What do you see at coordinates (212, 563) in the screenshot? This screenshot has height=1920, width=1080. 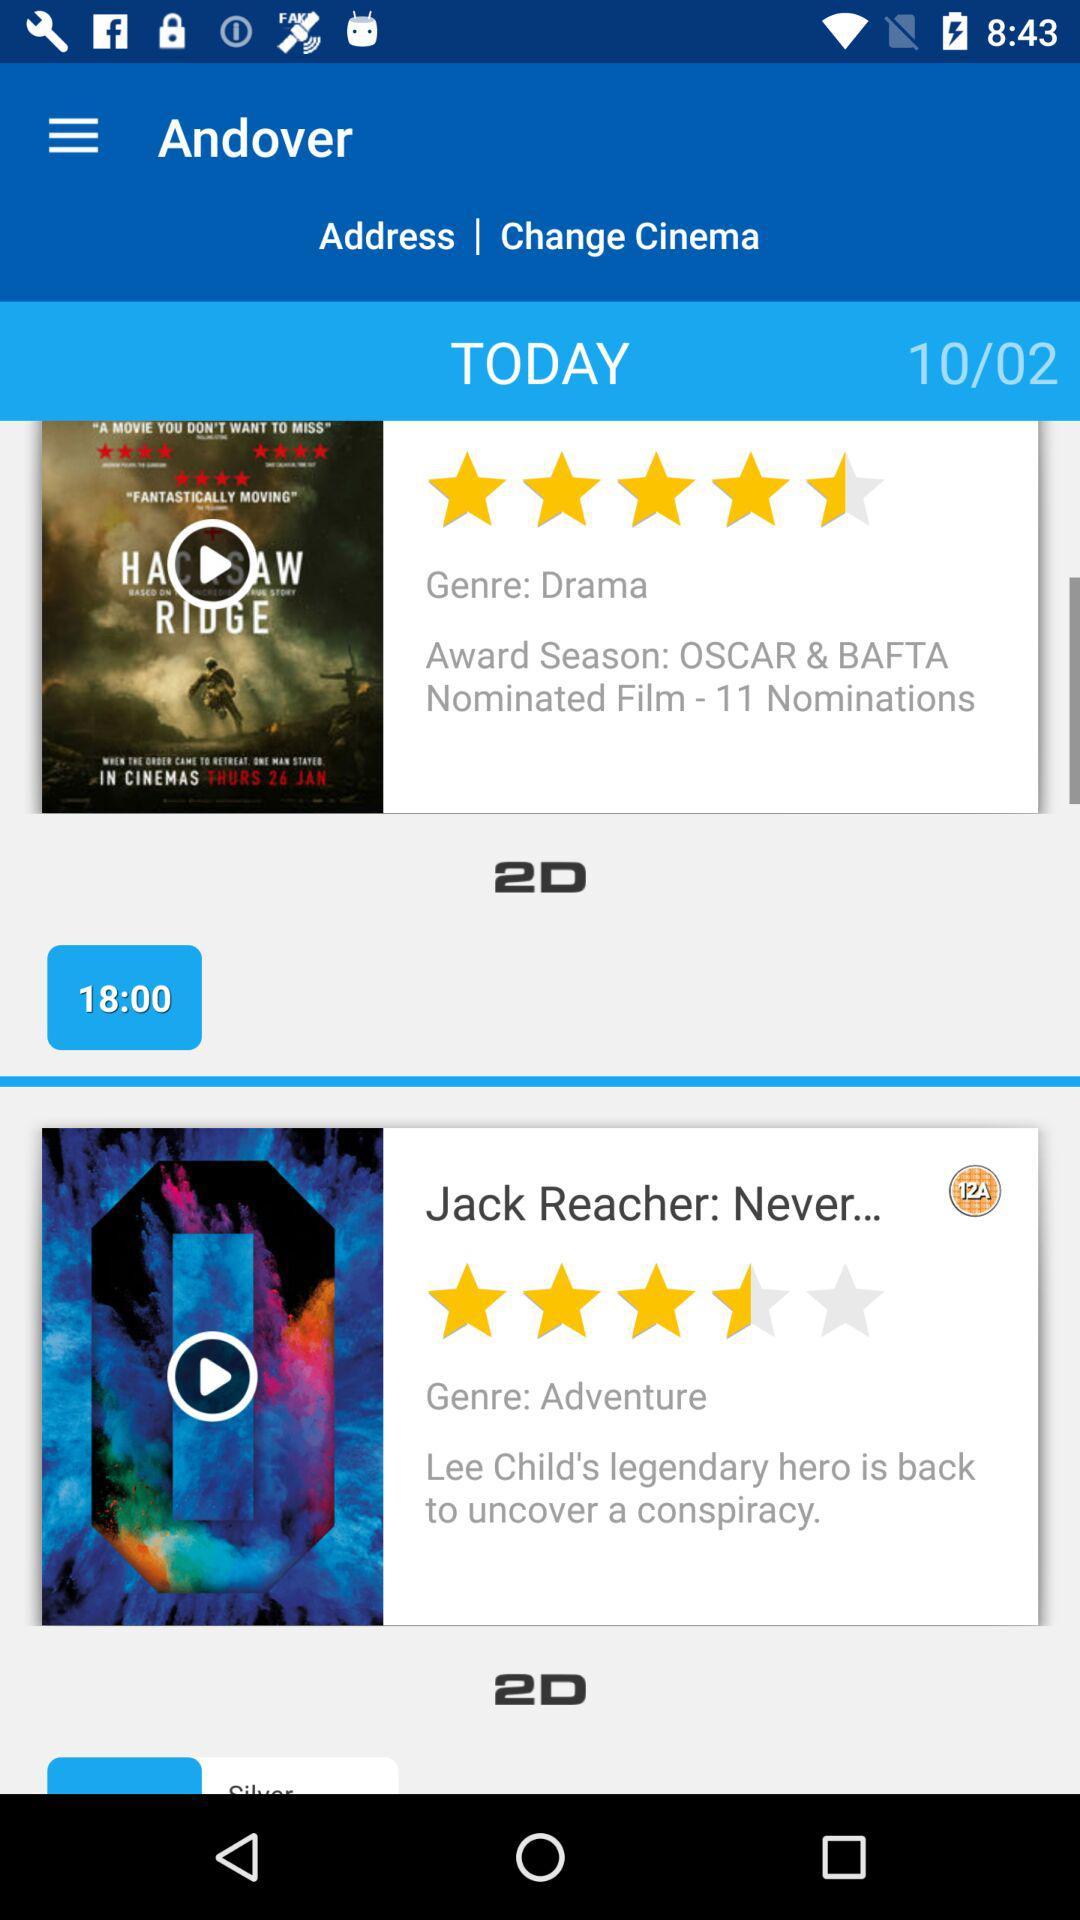 I see `play` at bounding box center [212, 563].